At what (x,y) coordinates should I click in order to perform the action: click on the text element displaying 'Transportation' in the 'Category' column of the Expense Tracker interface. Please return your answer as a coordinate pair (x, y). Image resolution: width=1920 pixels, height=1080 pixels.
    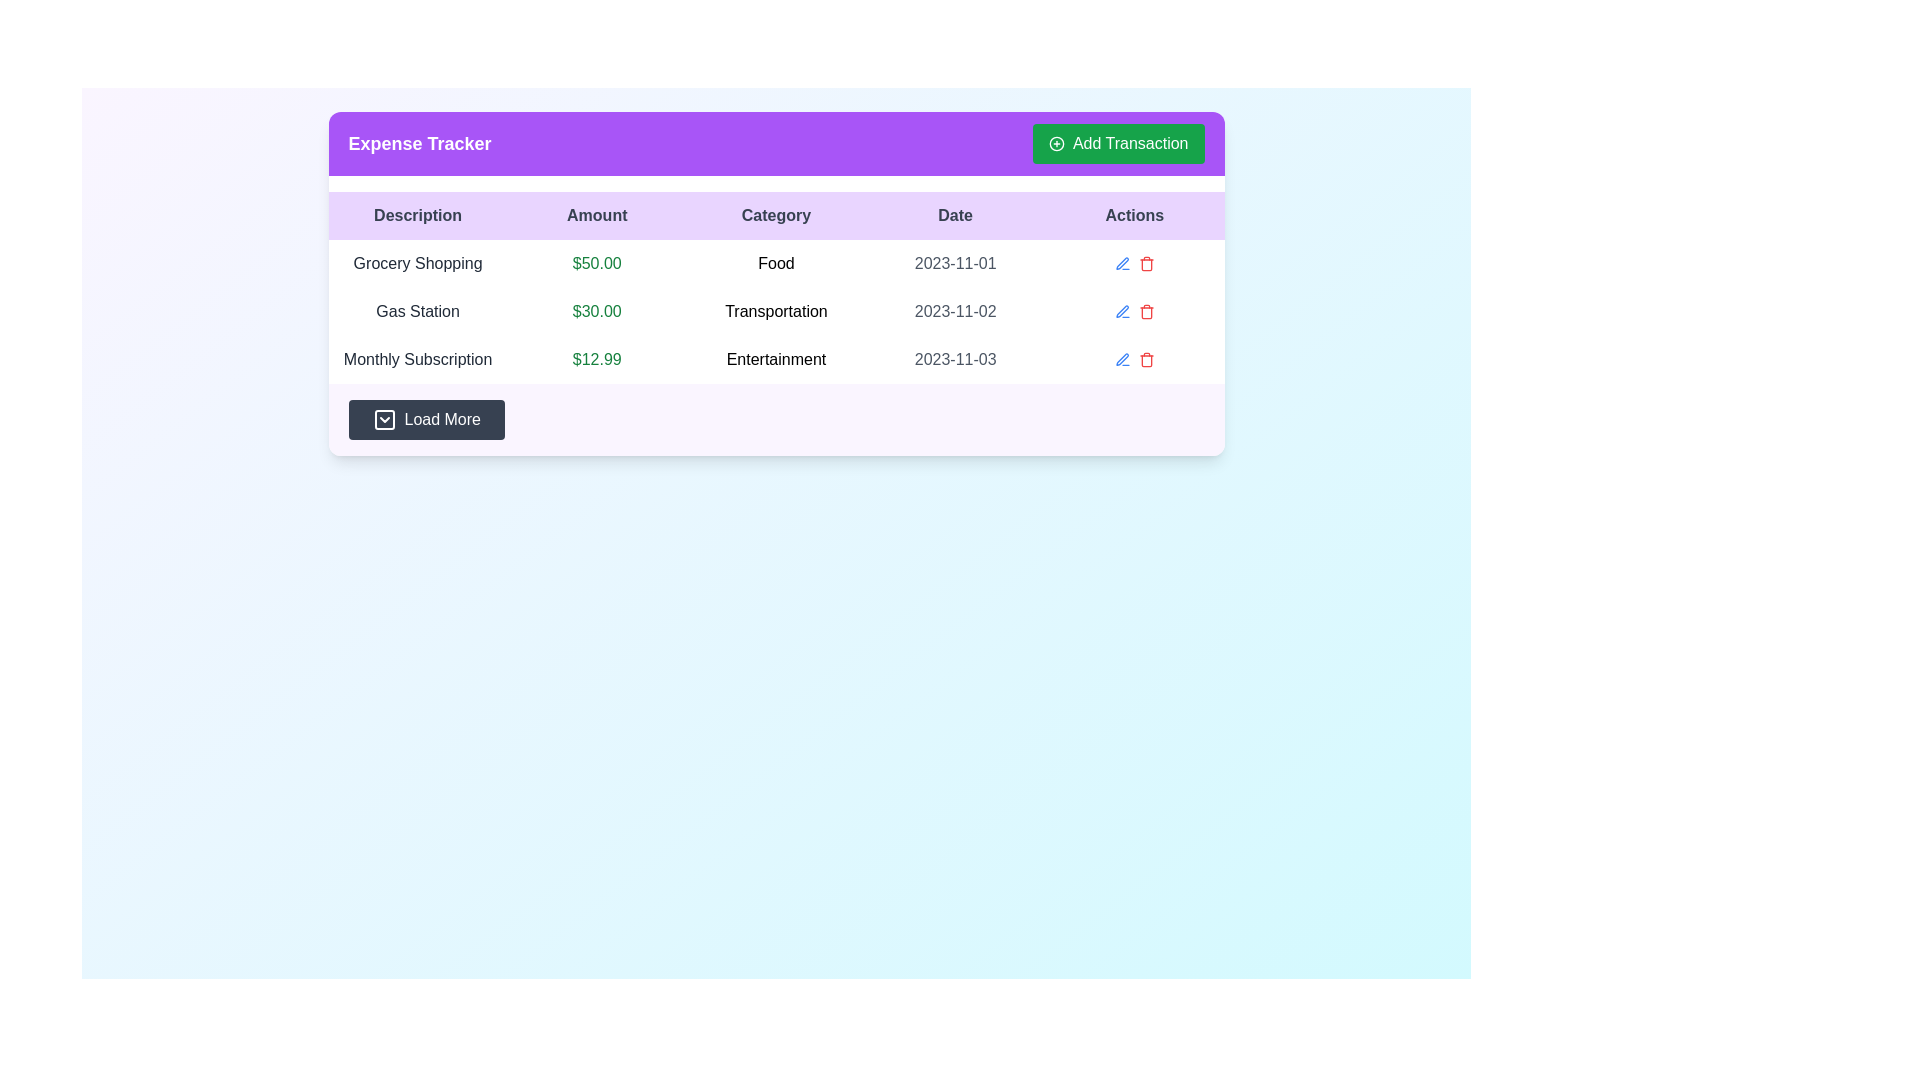
    Looking at the image, I should click on (775, 312).